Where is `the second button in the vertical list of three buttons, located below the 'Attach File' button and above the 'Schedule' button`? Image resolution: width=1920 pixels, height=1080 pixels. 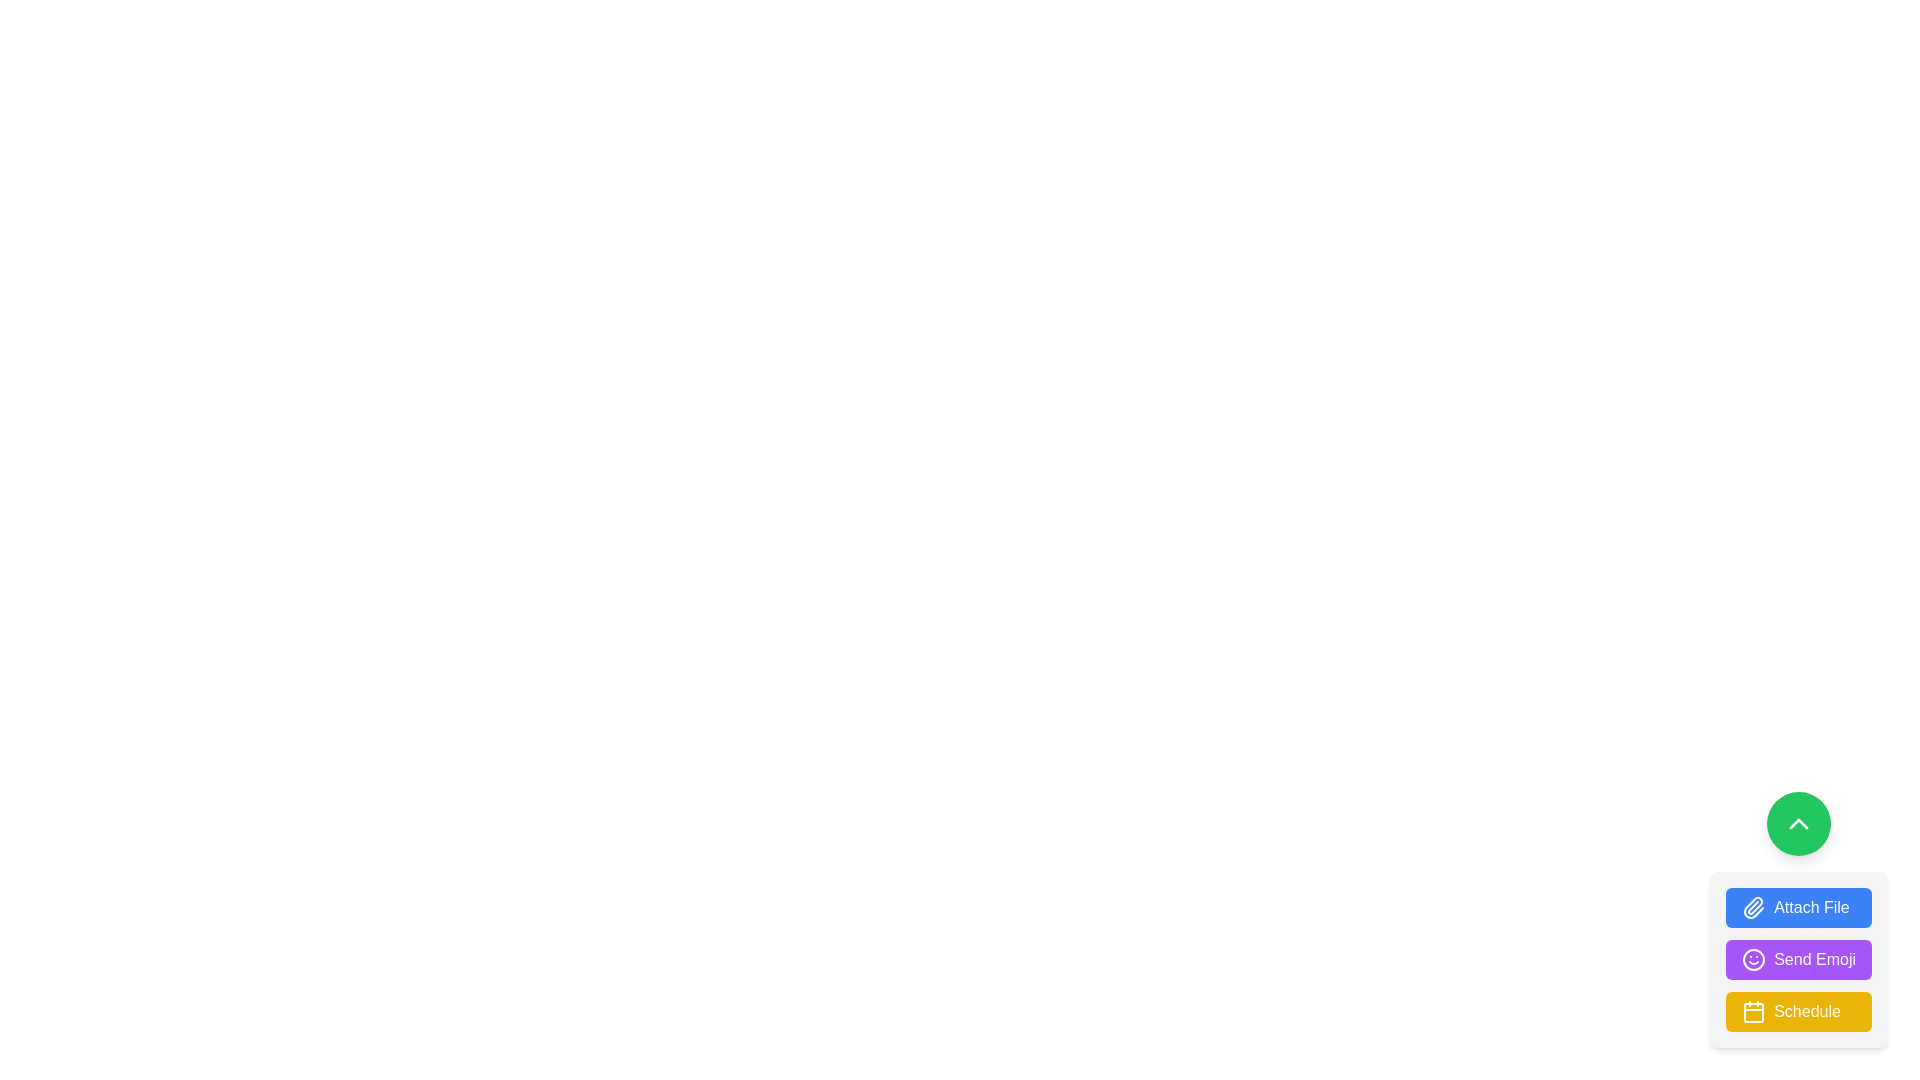 the second button in the vertical list of three buttons, located below the 'Attach File' button and above the 'Schedule' button is located at coordinates (1799, 959).